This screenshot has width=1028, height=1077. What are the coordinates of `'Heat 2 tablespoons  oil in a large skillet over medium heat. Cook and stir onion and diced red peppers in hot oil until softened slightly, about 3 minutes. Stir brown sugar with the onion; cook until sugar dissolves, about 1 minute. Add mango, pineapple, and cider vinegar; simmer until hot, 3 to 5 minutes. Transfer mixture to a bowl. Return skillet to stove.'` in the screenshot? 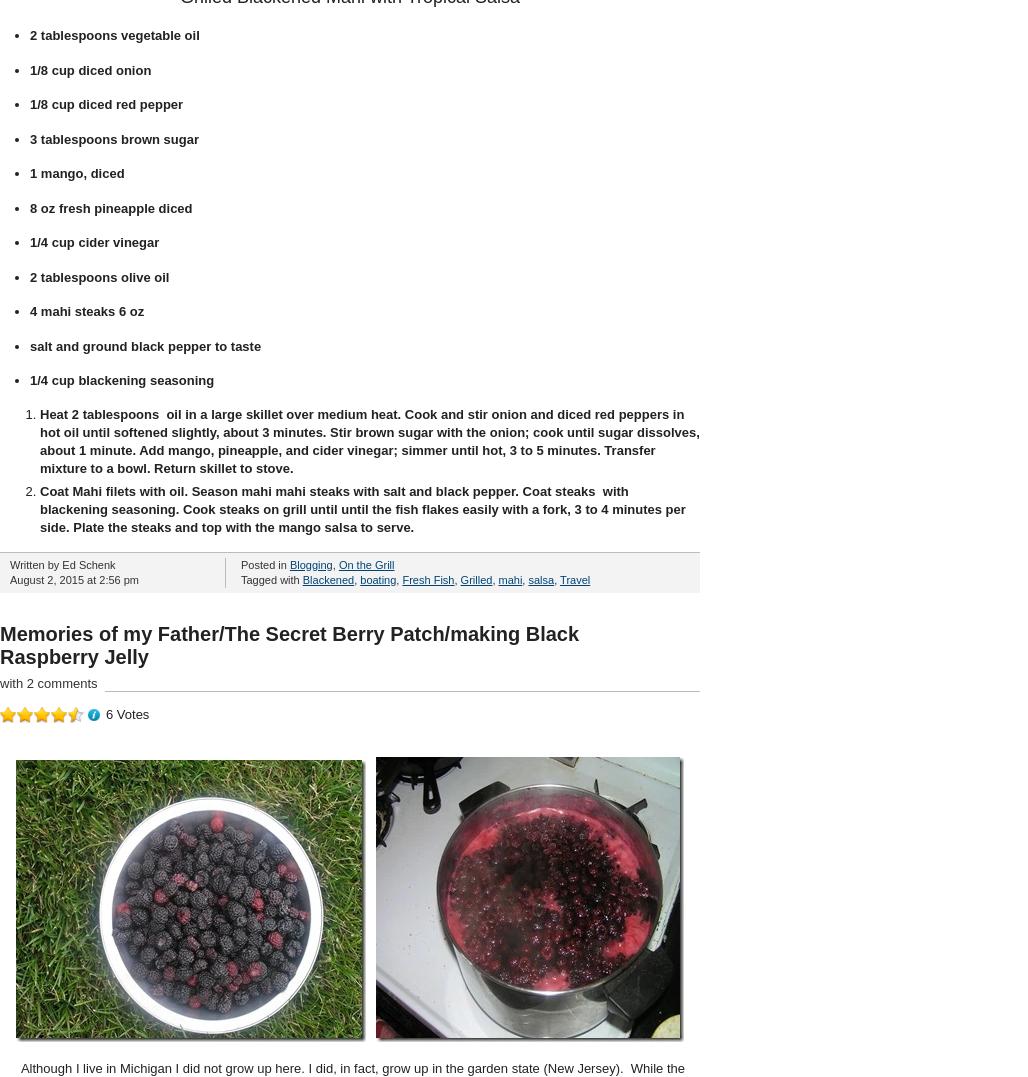 It's located at (368, 439).